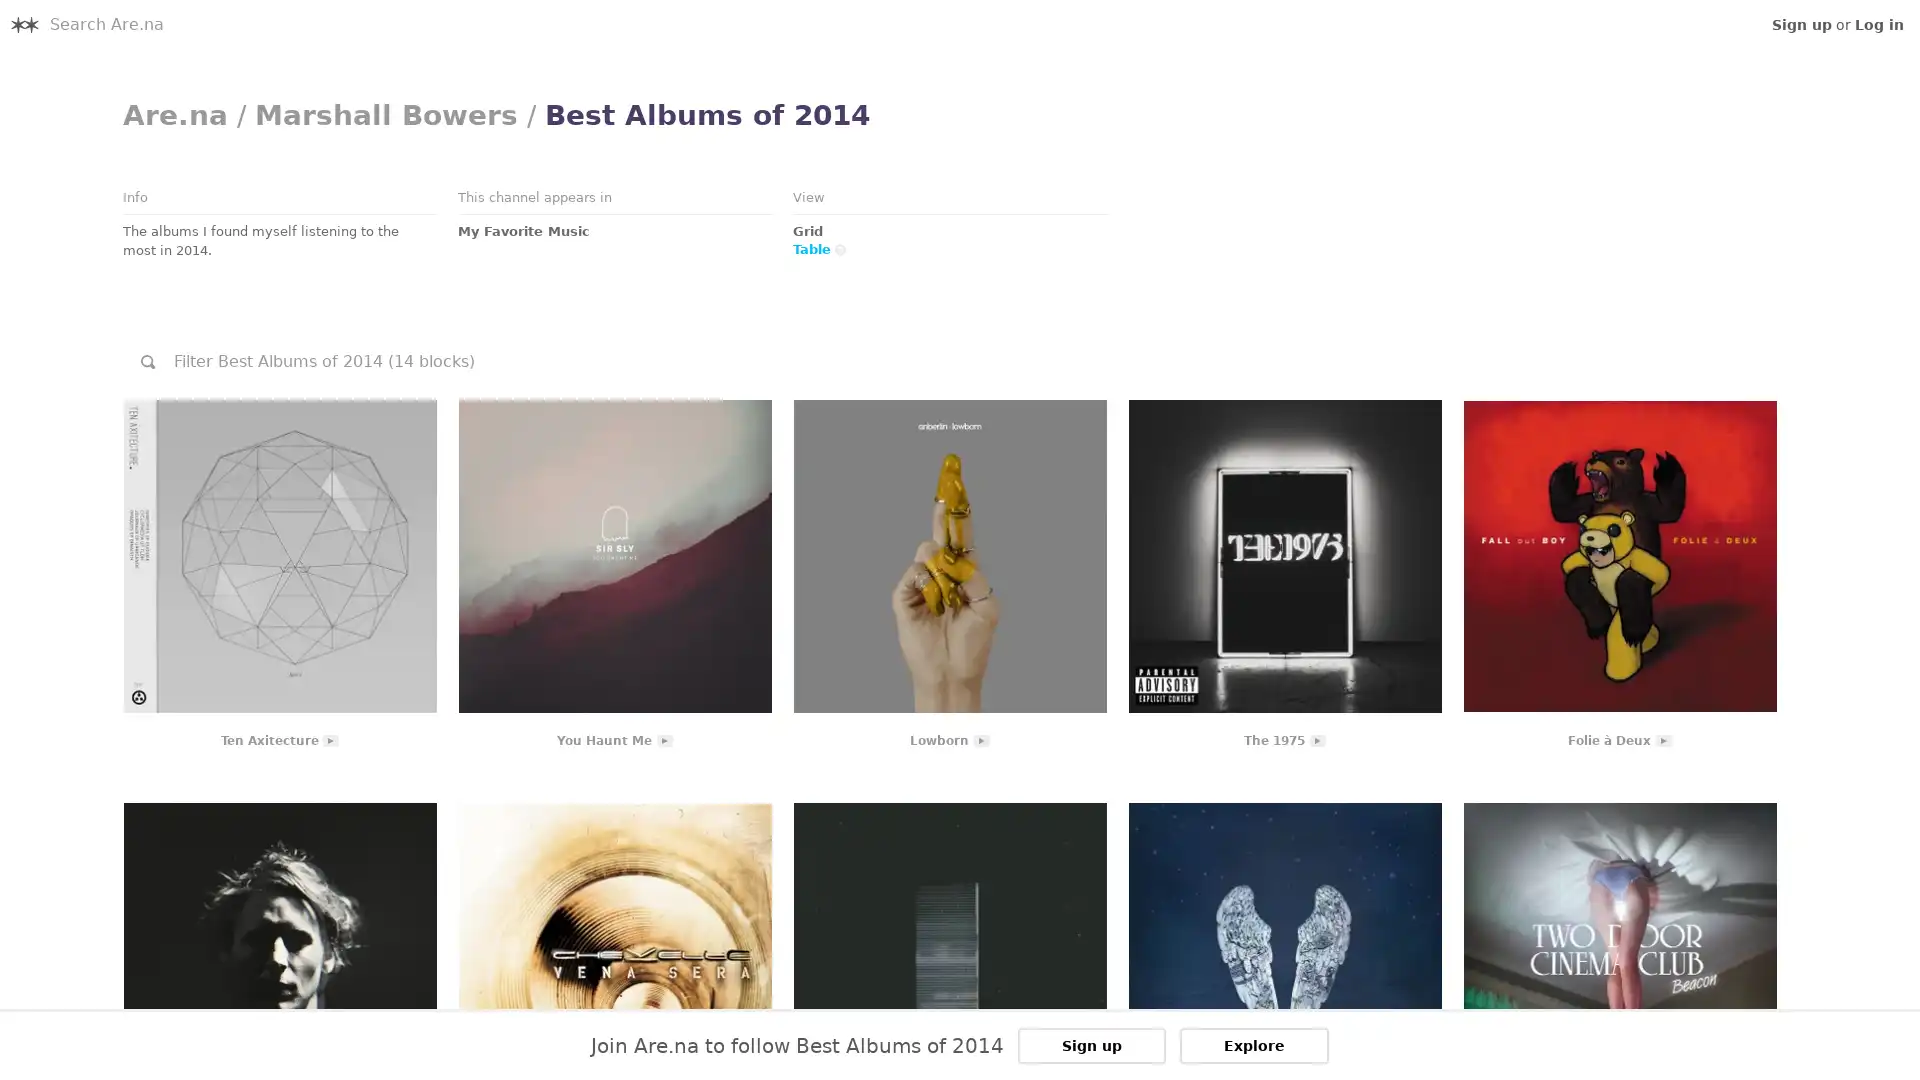 This screenshot has width=1920, height=1080. What do you see at coordinates (1619, 555) in the screenshot?
I see `Link to Embed: Folie a Deux` at bounding box center [1619, 555].